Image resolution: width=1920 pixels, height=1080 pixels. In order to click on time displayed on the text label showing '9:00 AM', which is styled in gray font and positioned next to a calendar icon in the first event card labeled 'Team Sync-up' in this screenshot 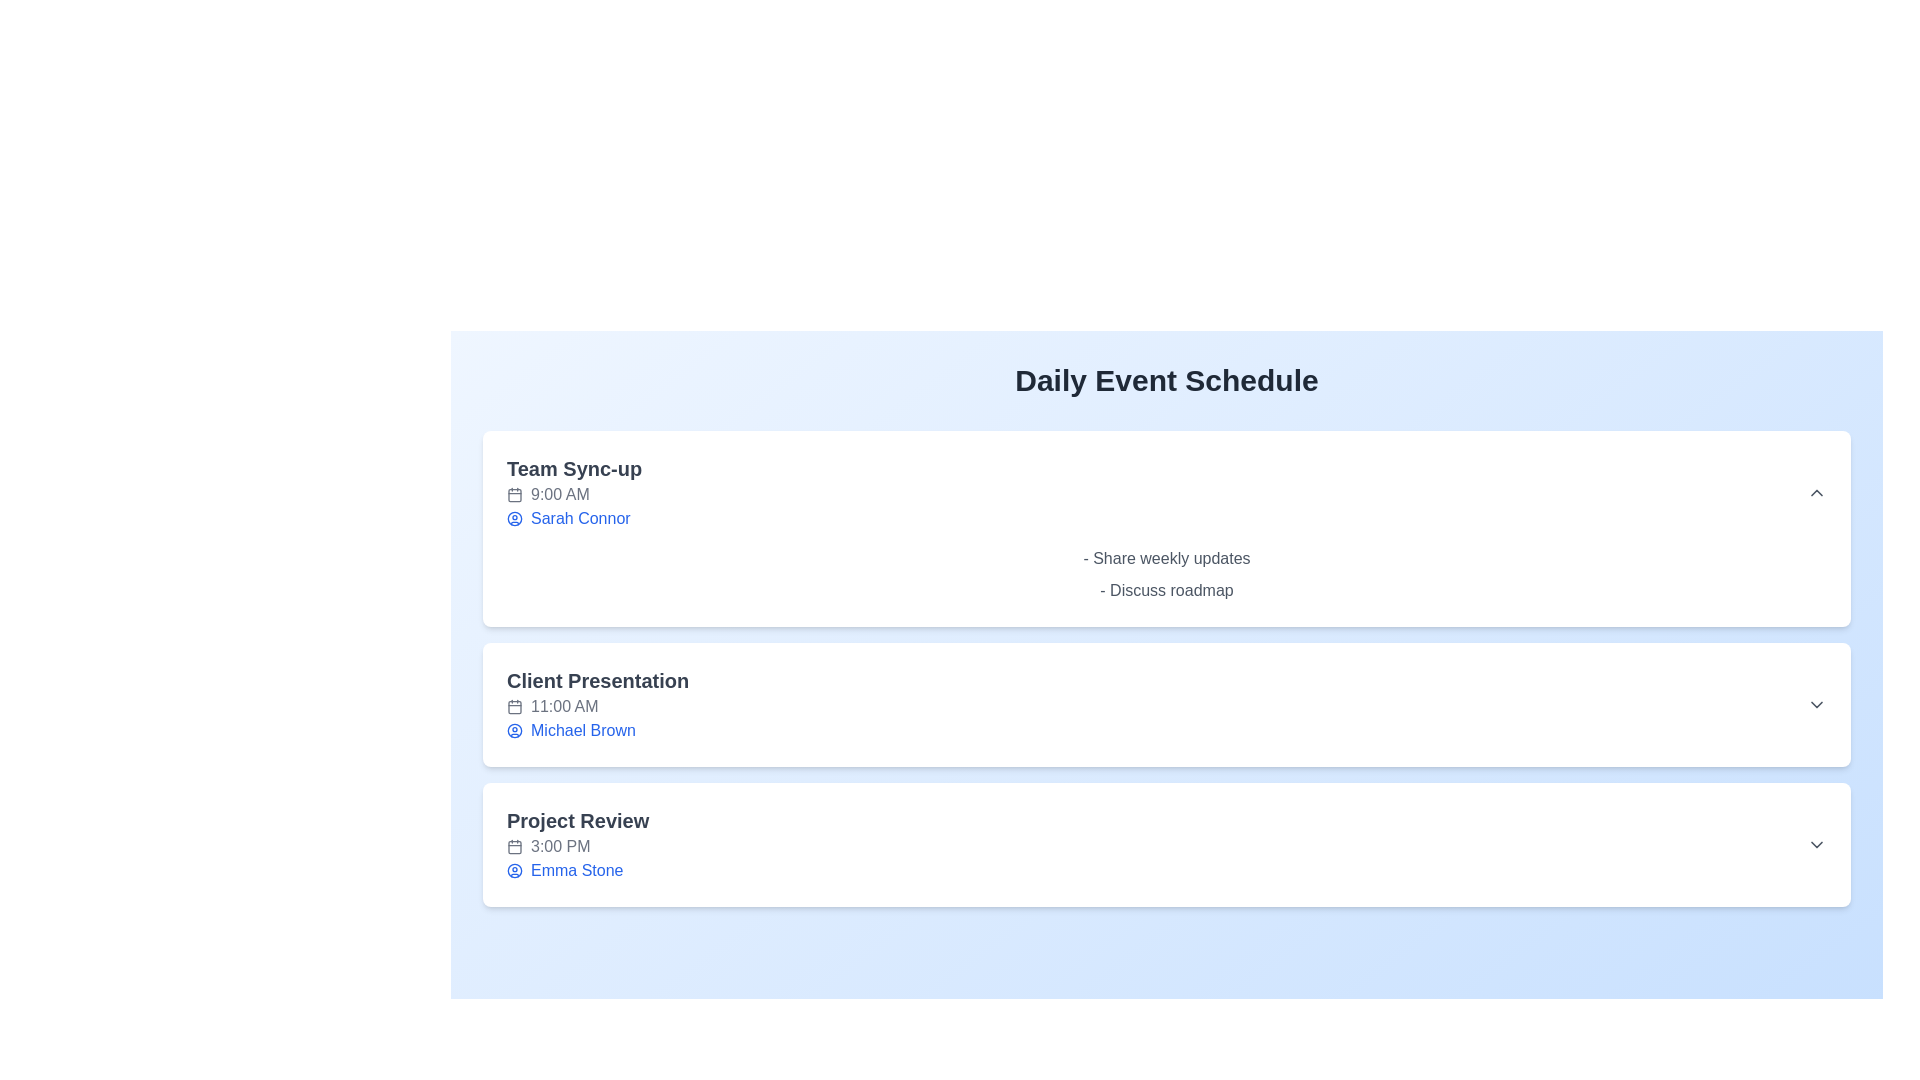, I will do `click(560, 494)`.